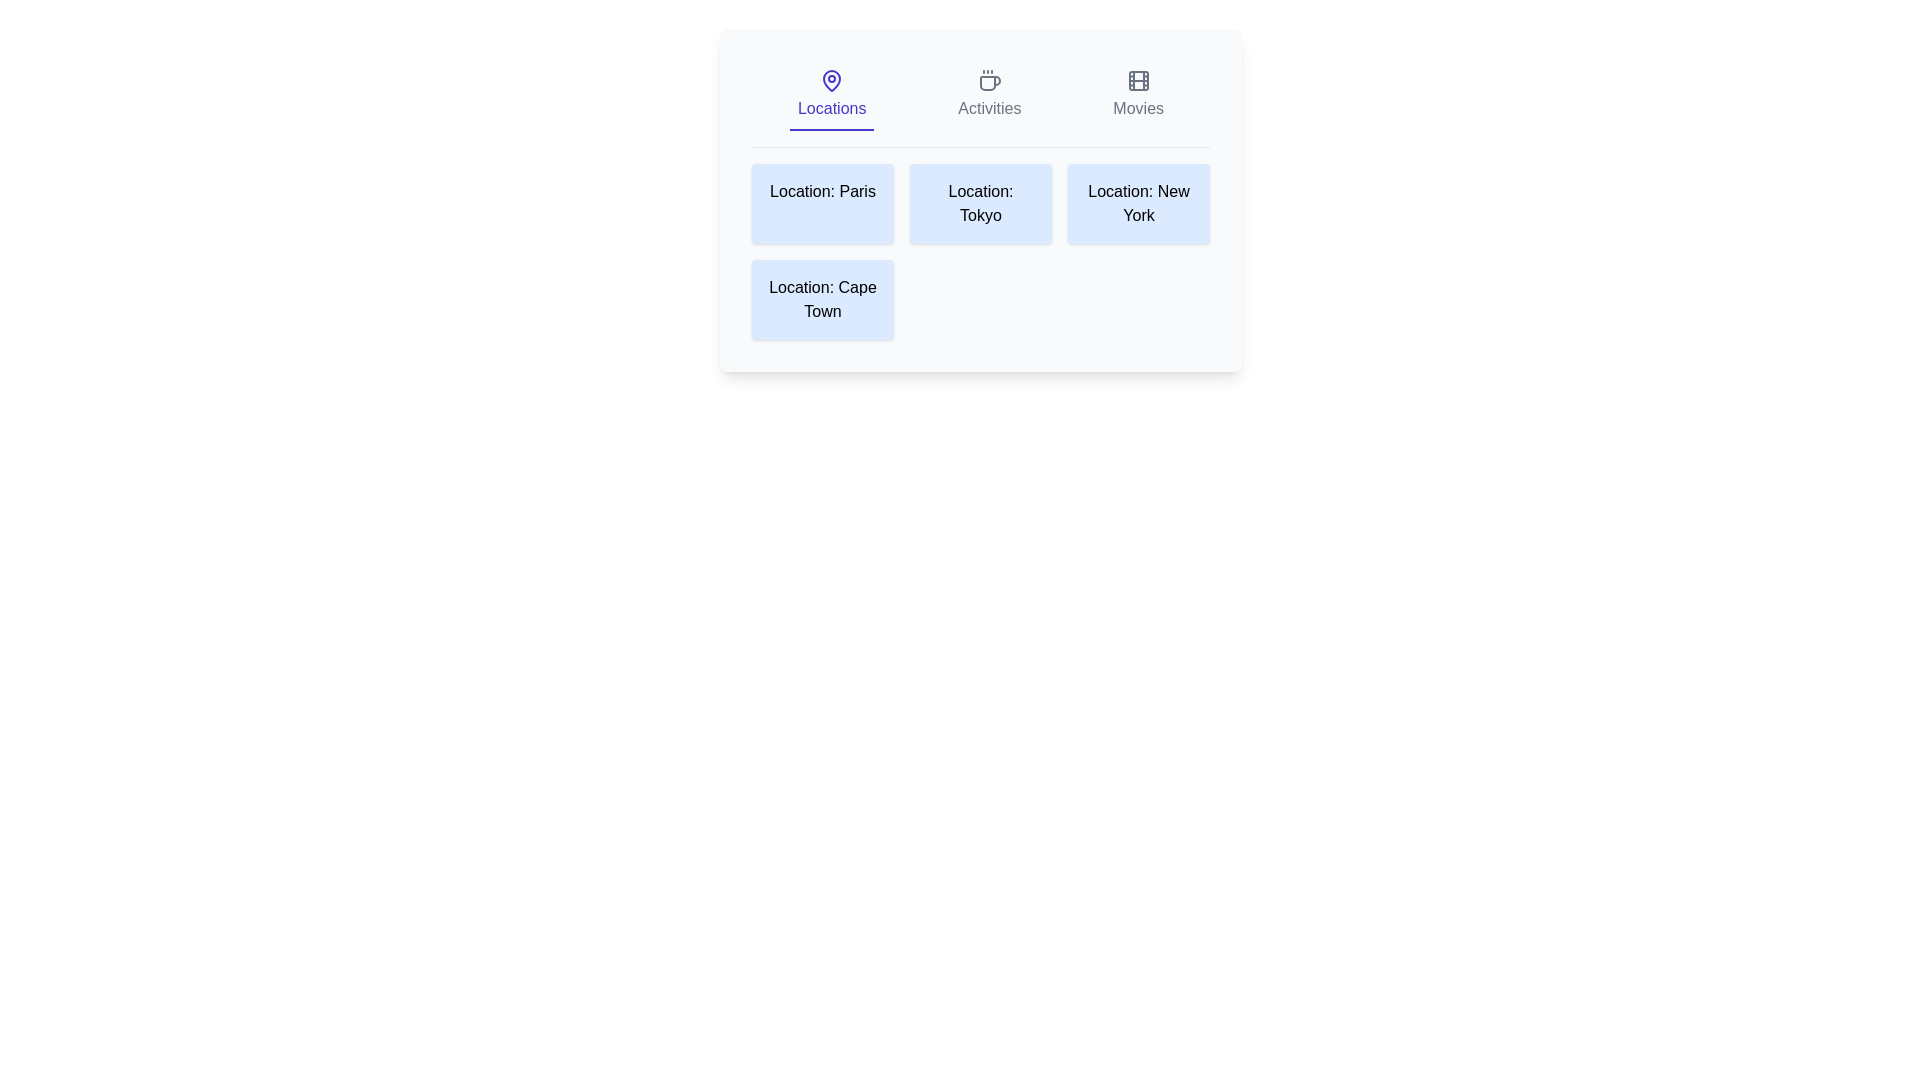 This screenshot has width=1920, height=1080. Describe the element at coordinates (1138, 204) in the screenshot. I see `the tab or card labeled Location: New York` at that location.